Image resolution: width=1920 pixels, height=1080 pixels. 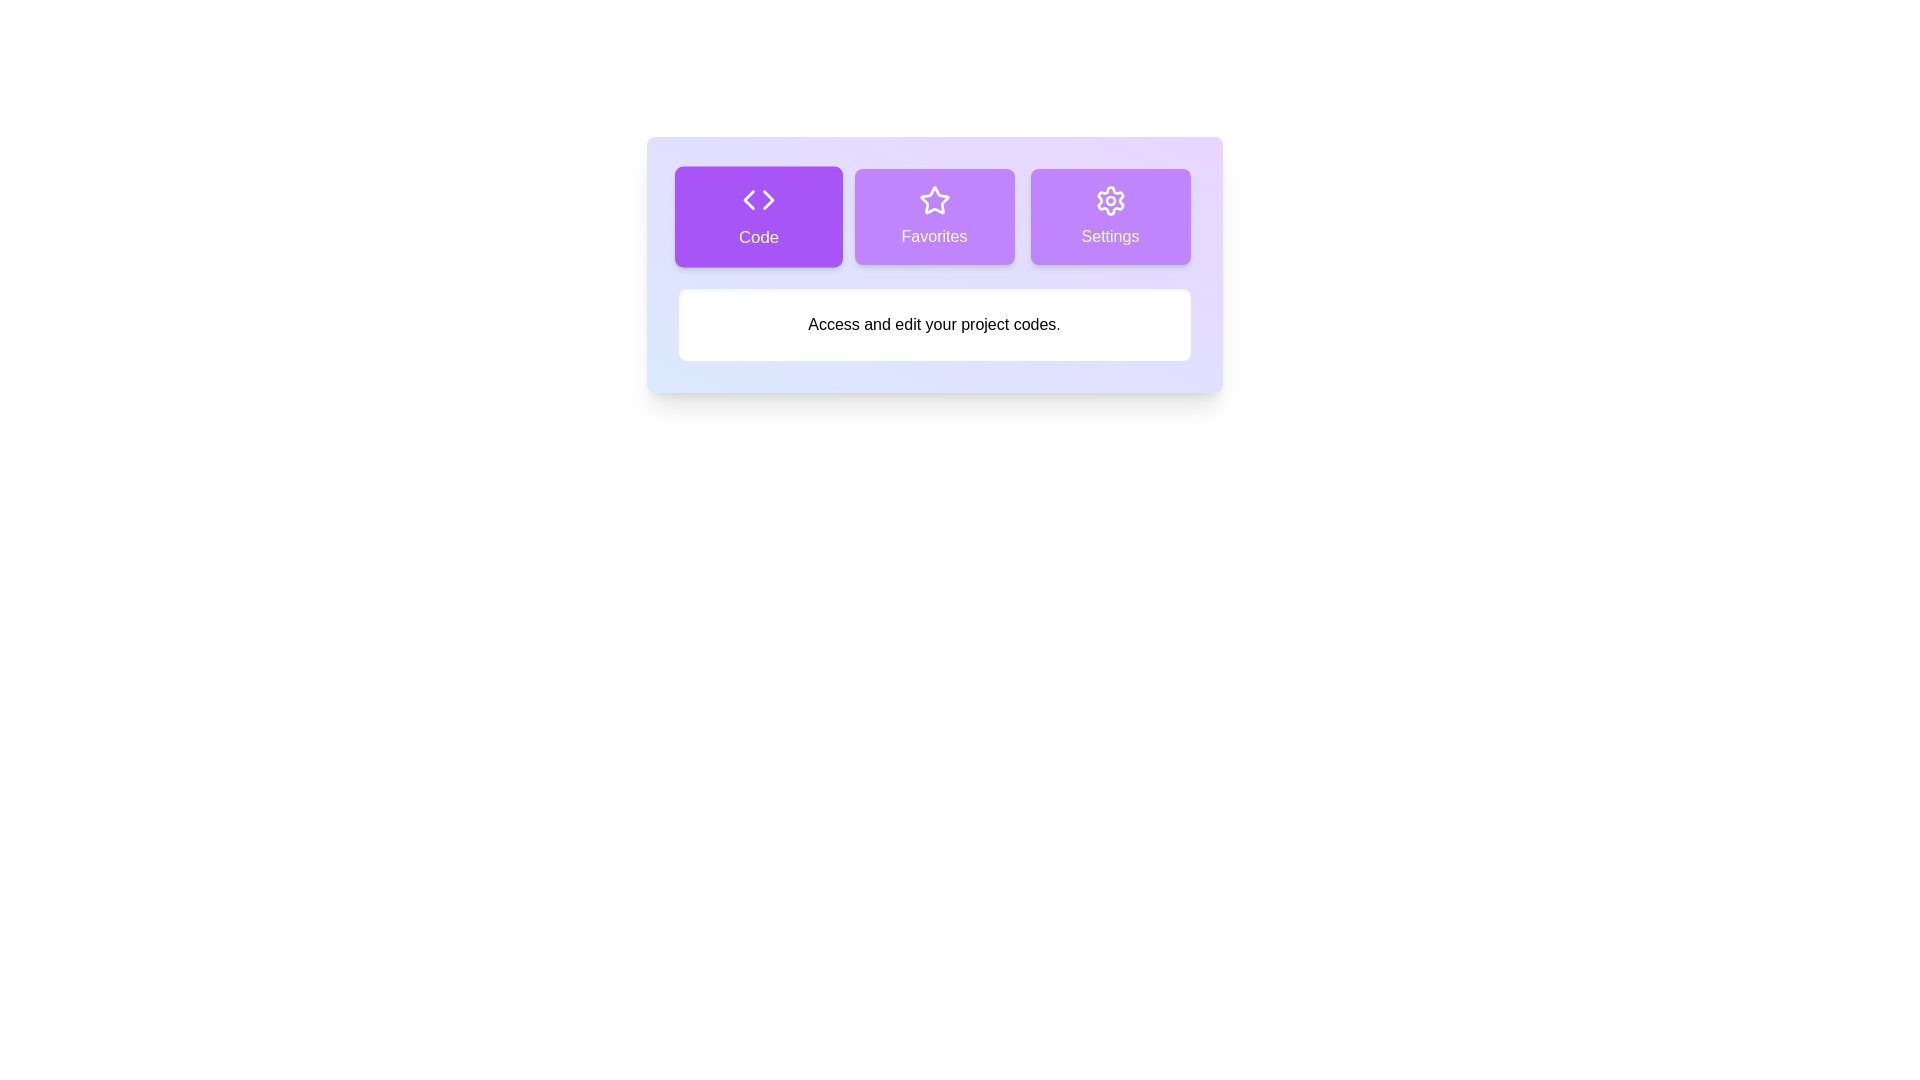 What do you see at coordinates (1109, 200) in the screenshot?
I see `the settings icon, which is a minimalistic gear symbol located centrally within the purple card labeled 'Settings'` at bounding box center [1109, 200].